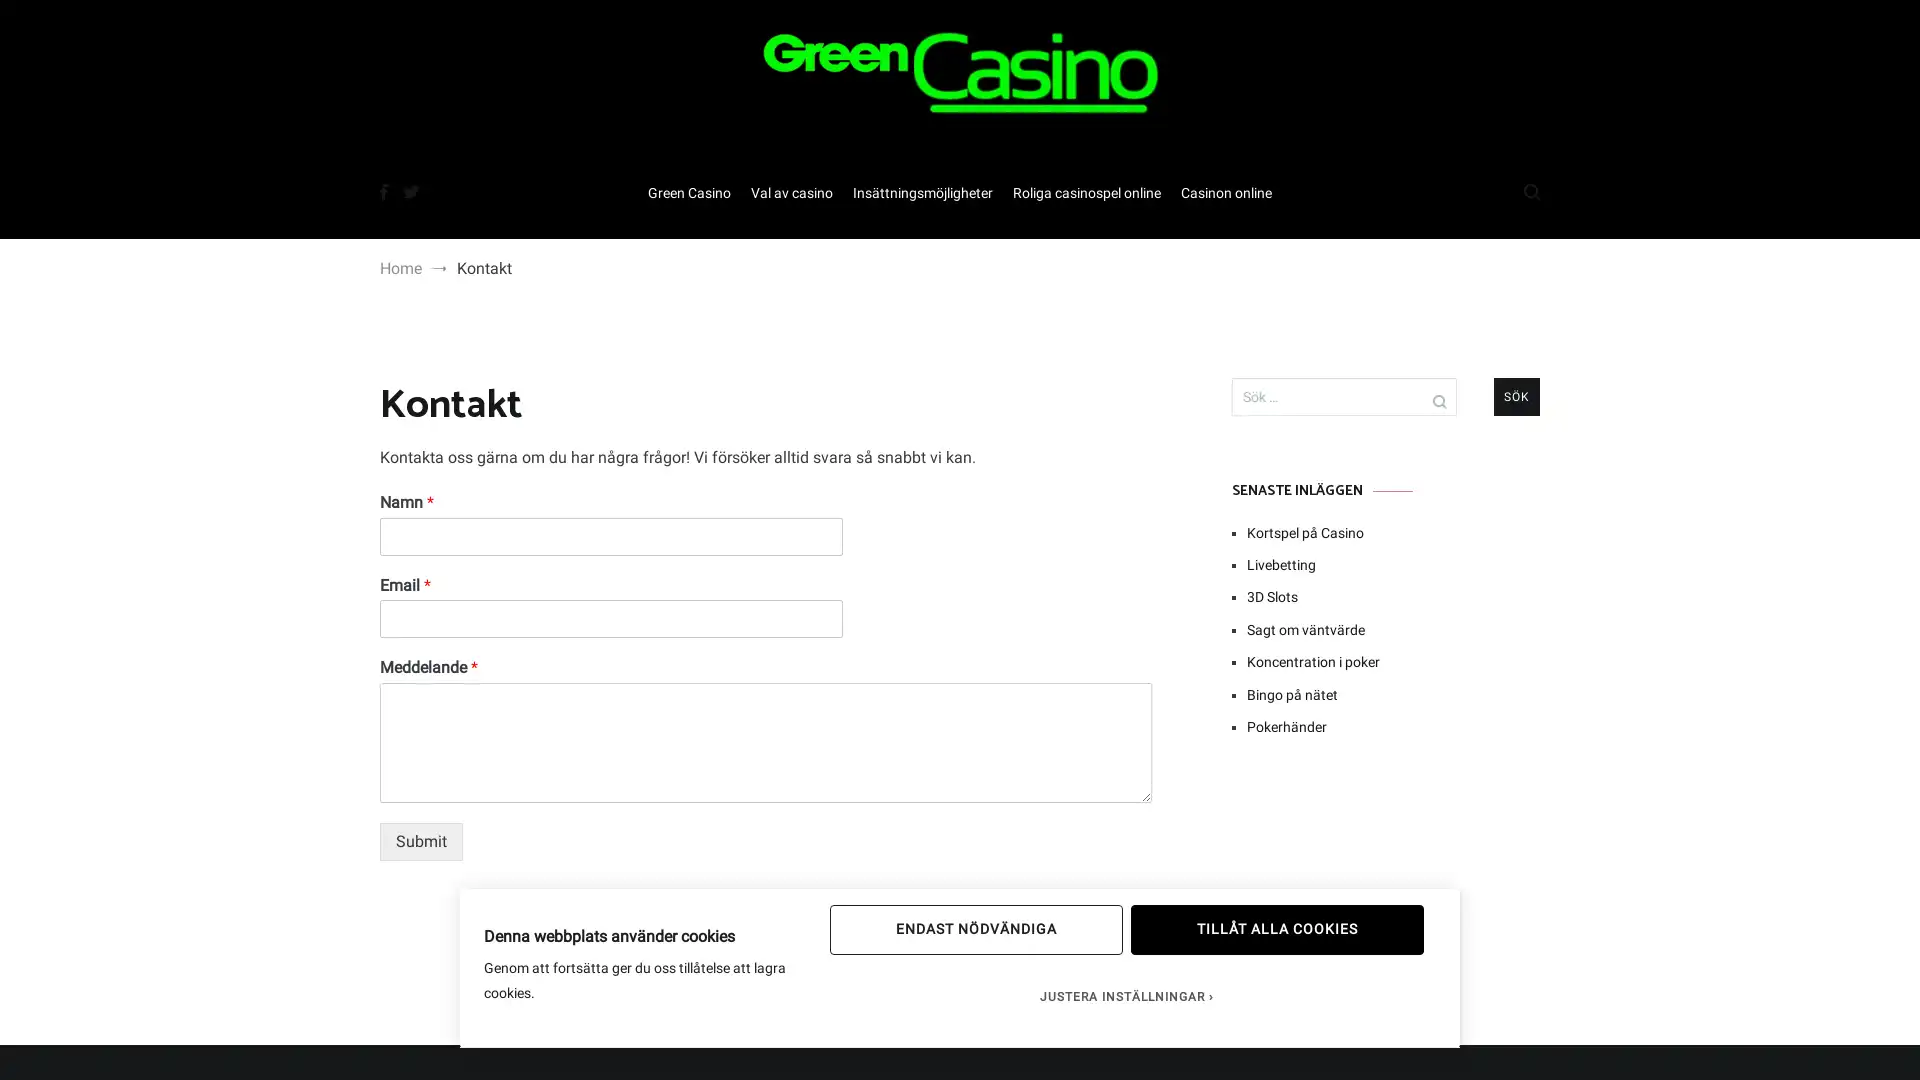 The image size is (1920, 1080). Describe the element at coordinates (1126, 996) in the screenshot. I see `JUSTERA INSTALLNINGAR` at that location.